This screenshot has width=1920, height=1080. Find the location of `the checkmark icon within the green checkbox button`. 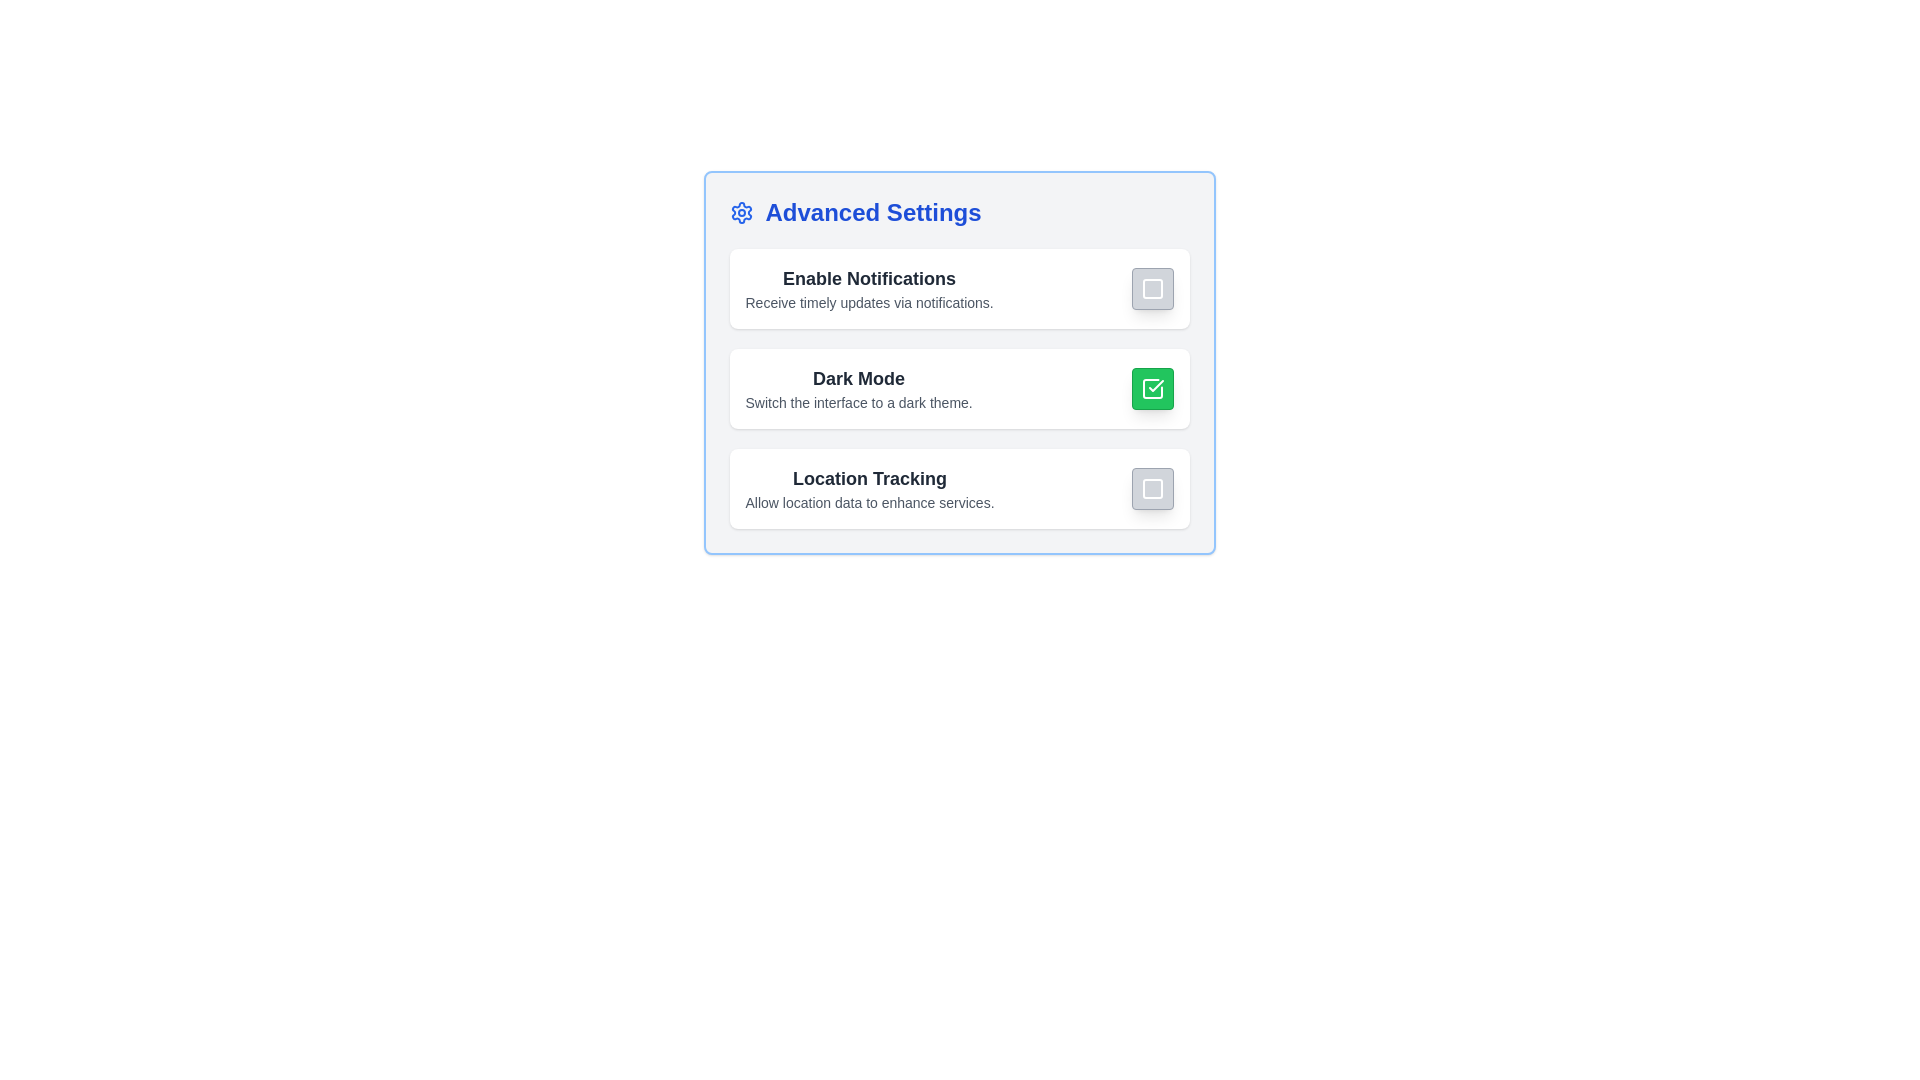

the checkmark icon within the green checkbox button is located at coordinates (1152, 389).